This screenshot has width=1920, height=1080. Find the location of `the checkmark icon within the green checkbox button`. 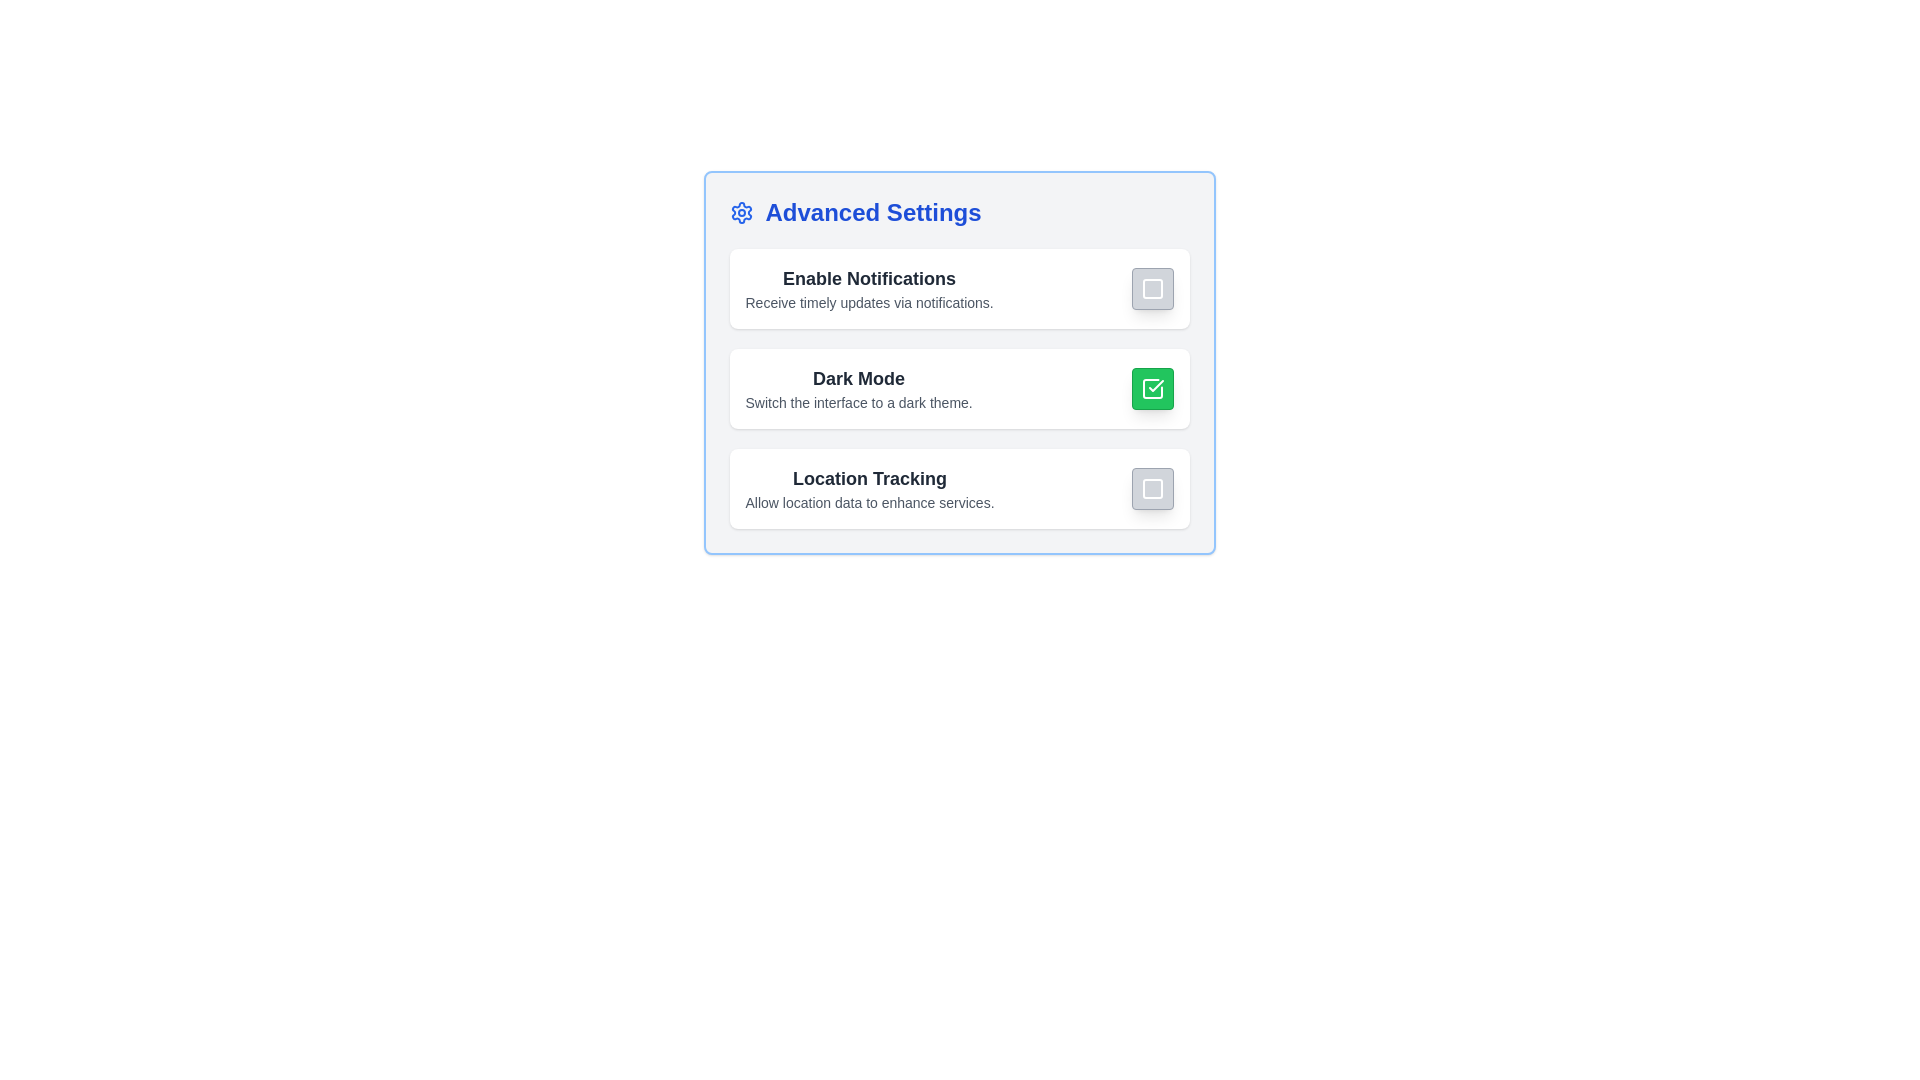

the checkmark icon within the green checkbox button is located at coordinates (1152, 389).